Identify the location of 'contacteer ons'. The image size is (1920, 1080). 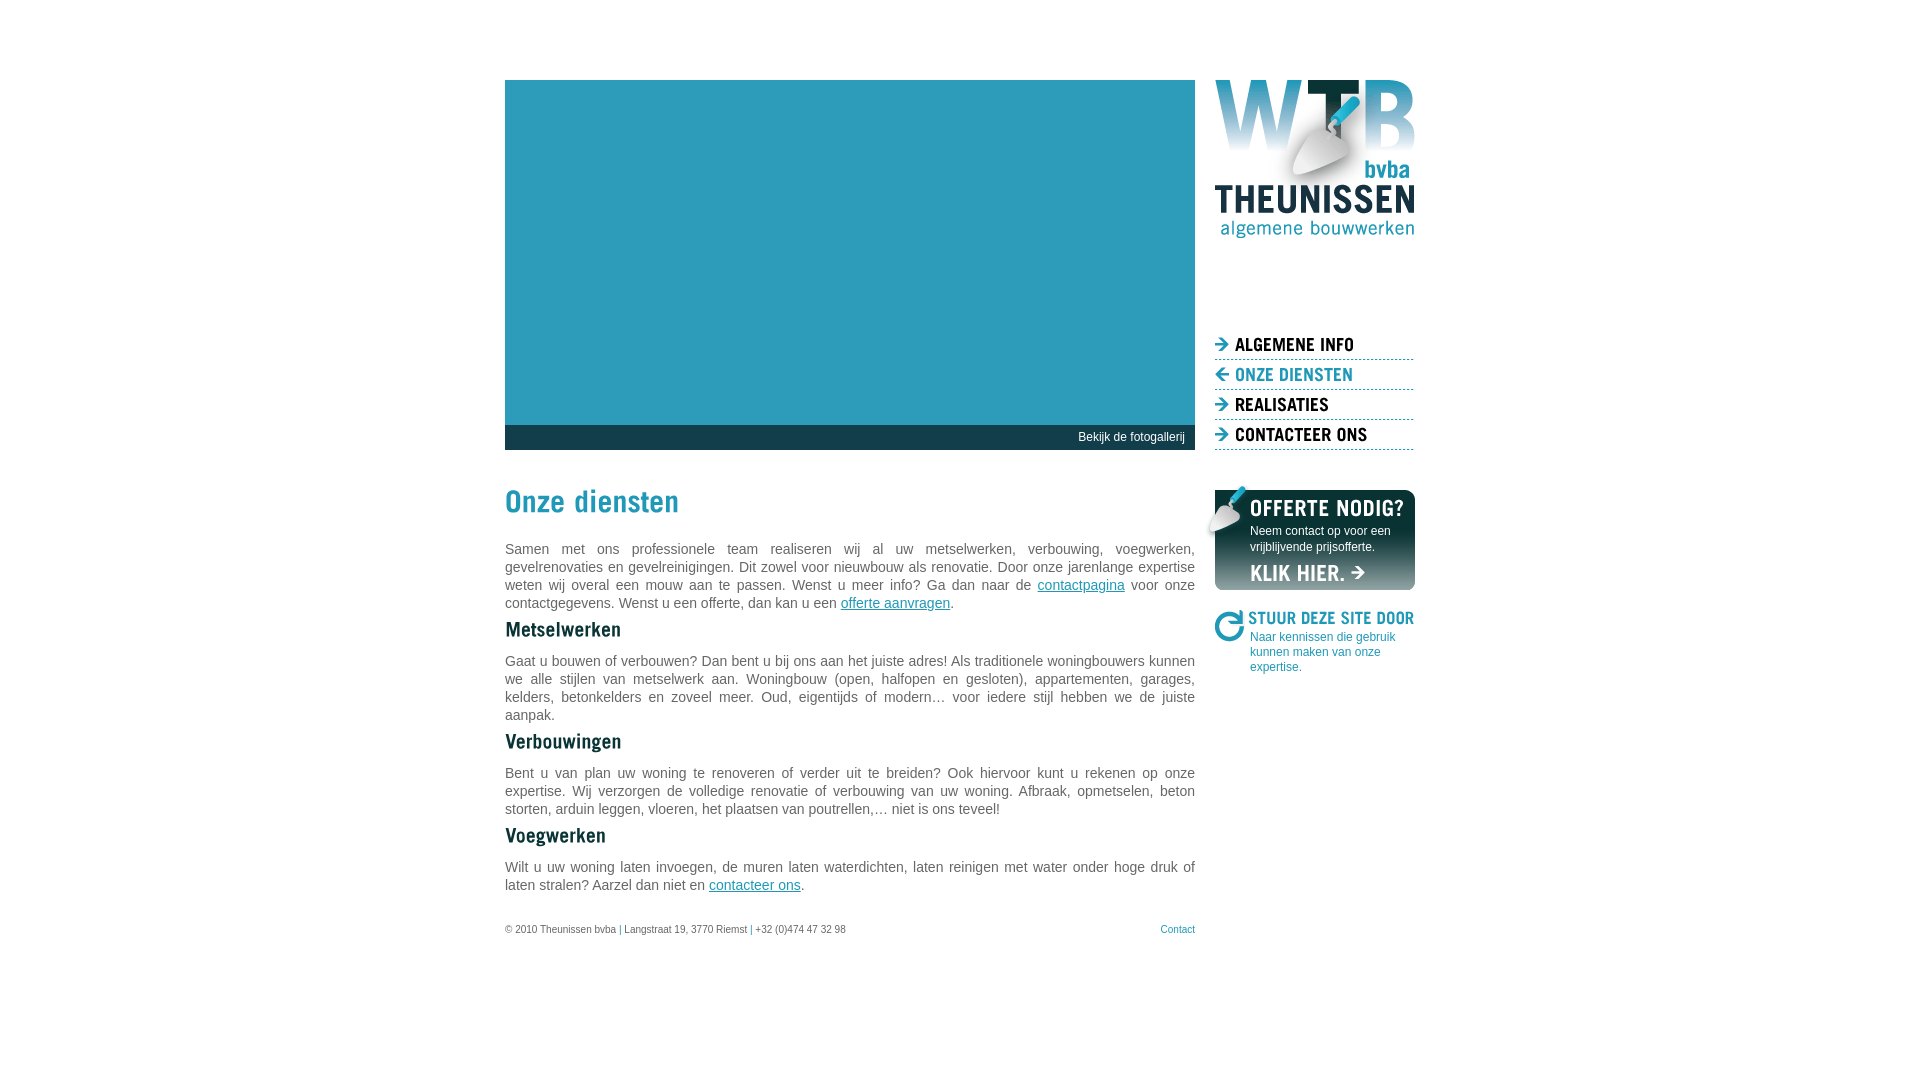
(753, 883).